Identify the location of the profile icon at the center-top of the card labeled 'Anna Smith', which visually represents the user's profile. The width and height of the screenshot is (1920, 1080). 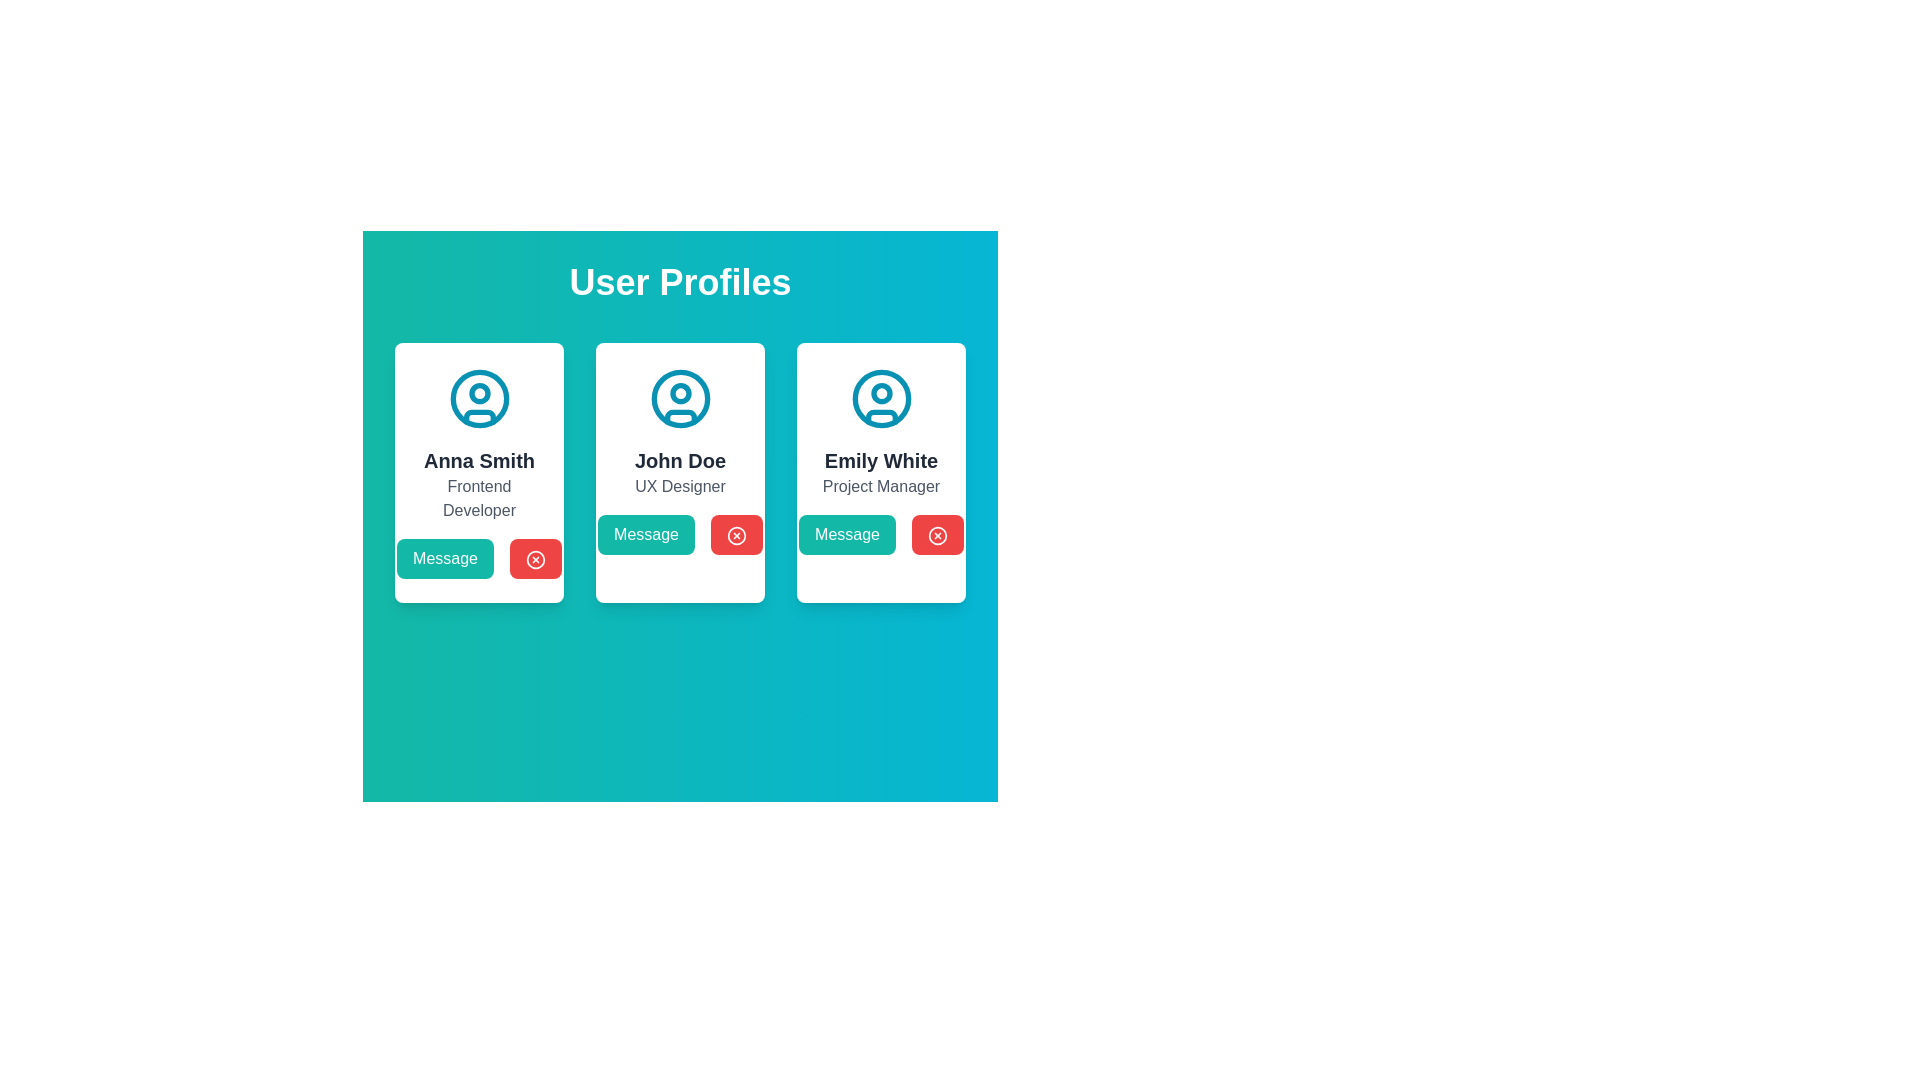
(478, 398).